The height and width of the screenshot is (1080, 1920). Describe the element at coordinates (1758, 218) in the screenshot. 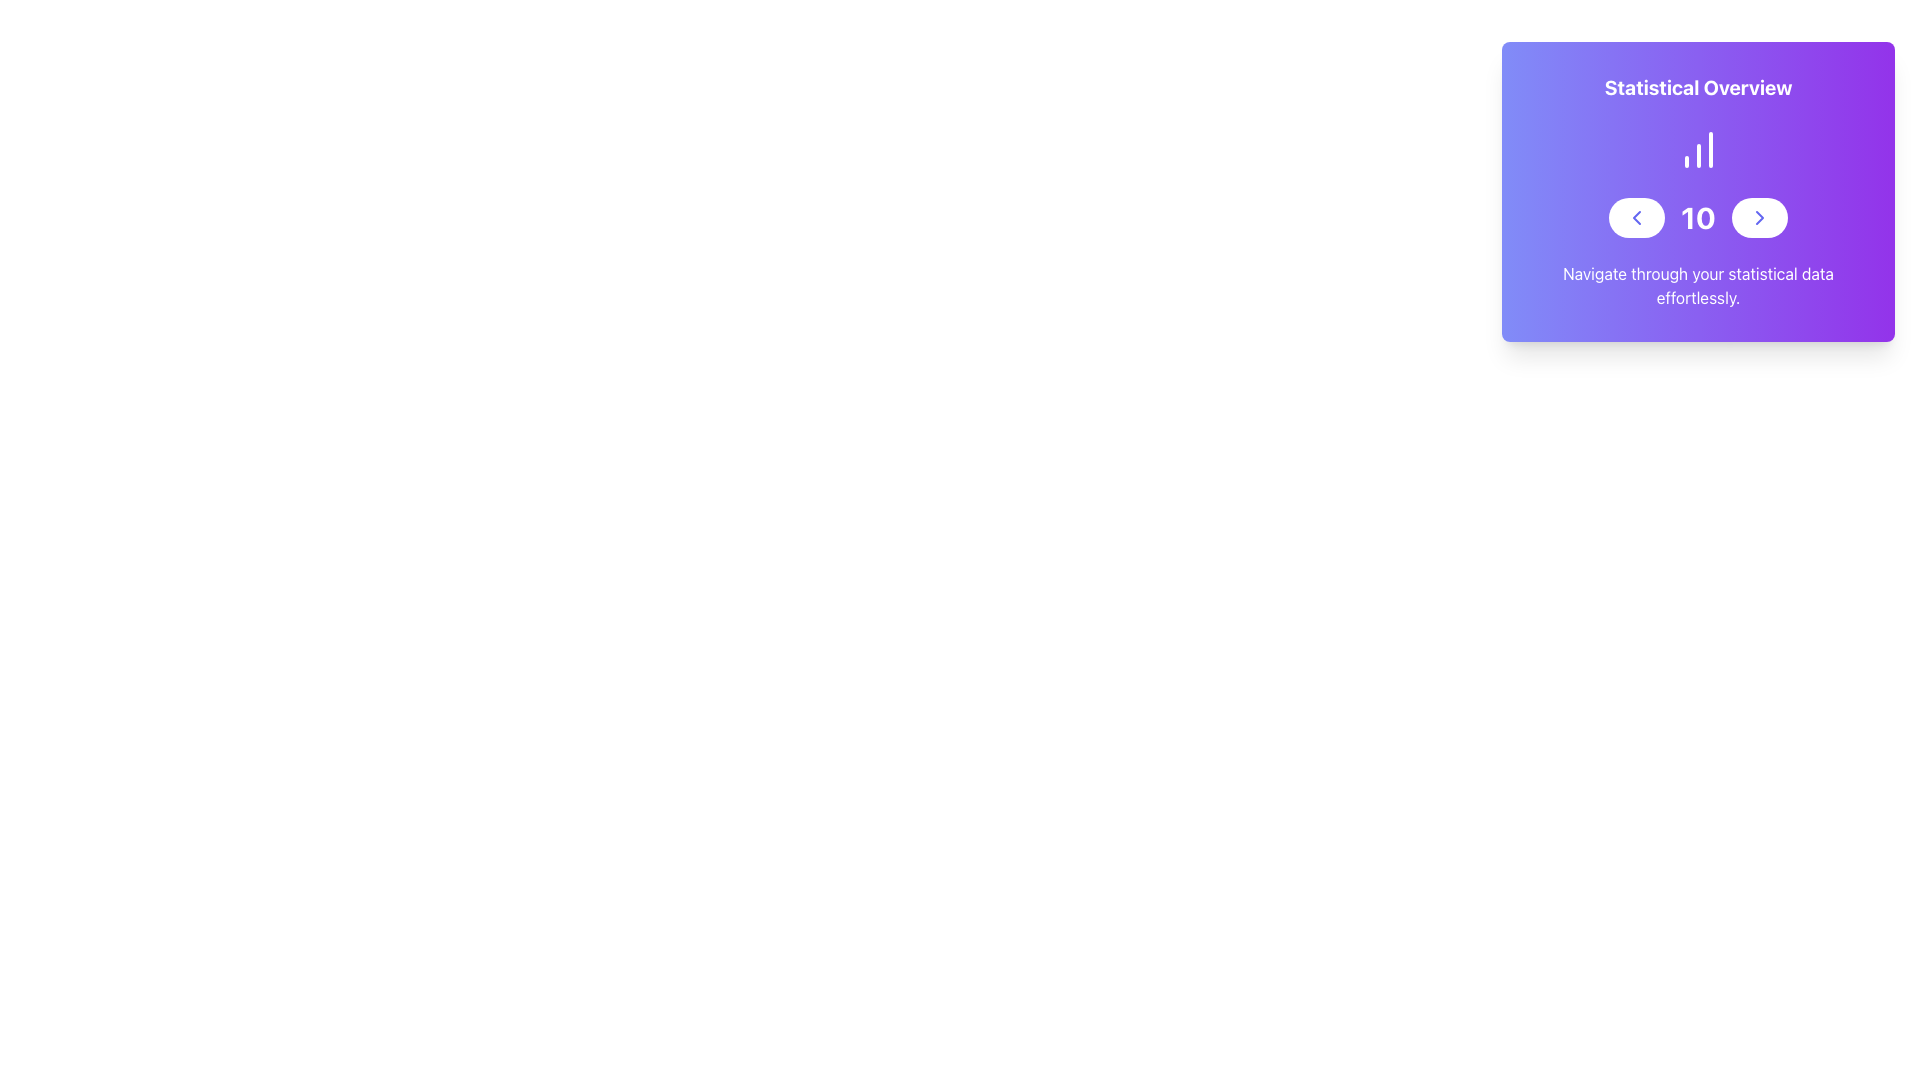

I see `the circular button with a white background and an indigo rightward chevron icon` at that location.